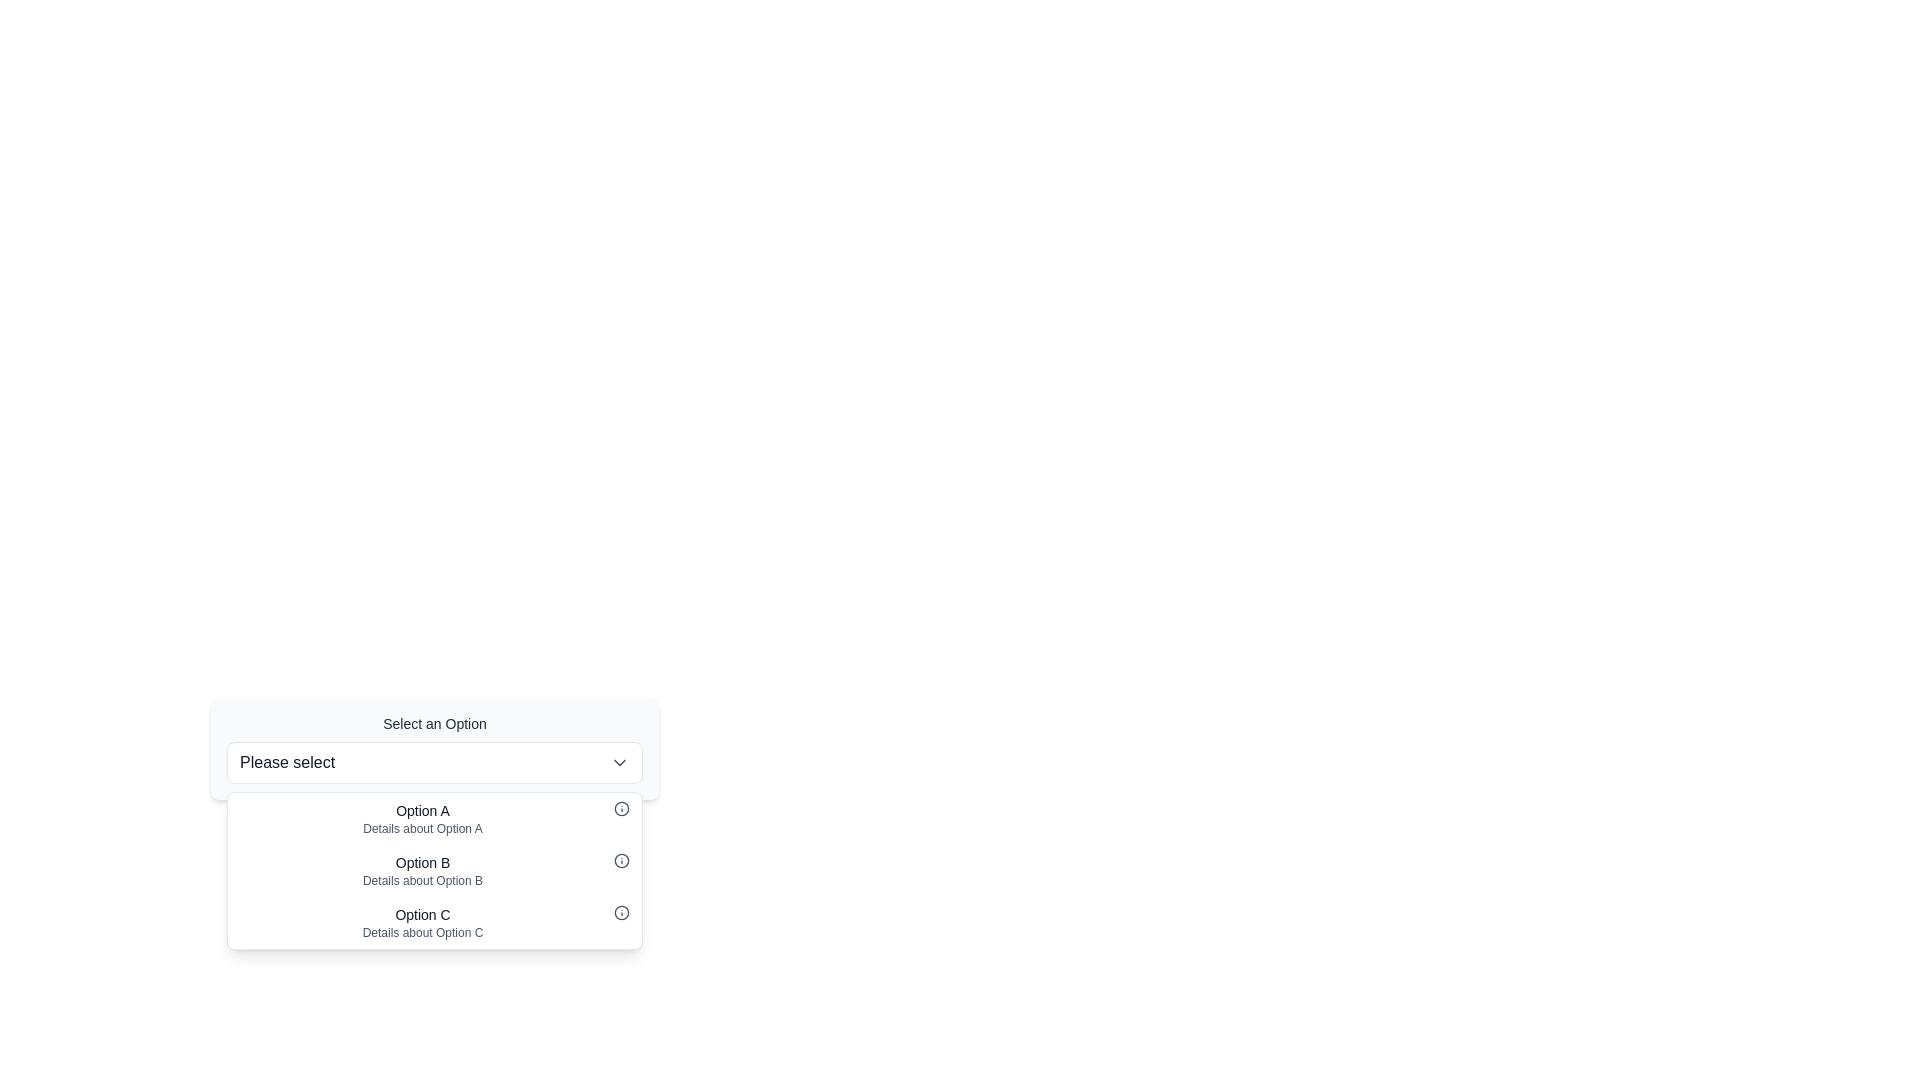 The image size is (1920, 1080). Describe the element at coordinates (621, 808) in the screenshot. I see `the SVG circle element that is part of the icon next to the text 'Option A' in the dropdown menu` at that location.